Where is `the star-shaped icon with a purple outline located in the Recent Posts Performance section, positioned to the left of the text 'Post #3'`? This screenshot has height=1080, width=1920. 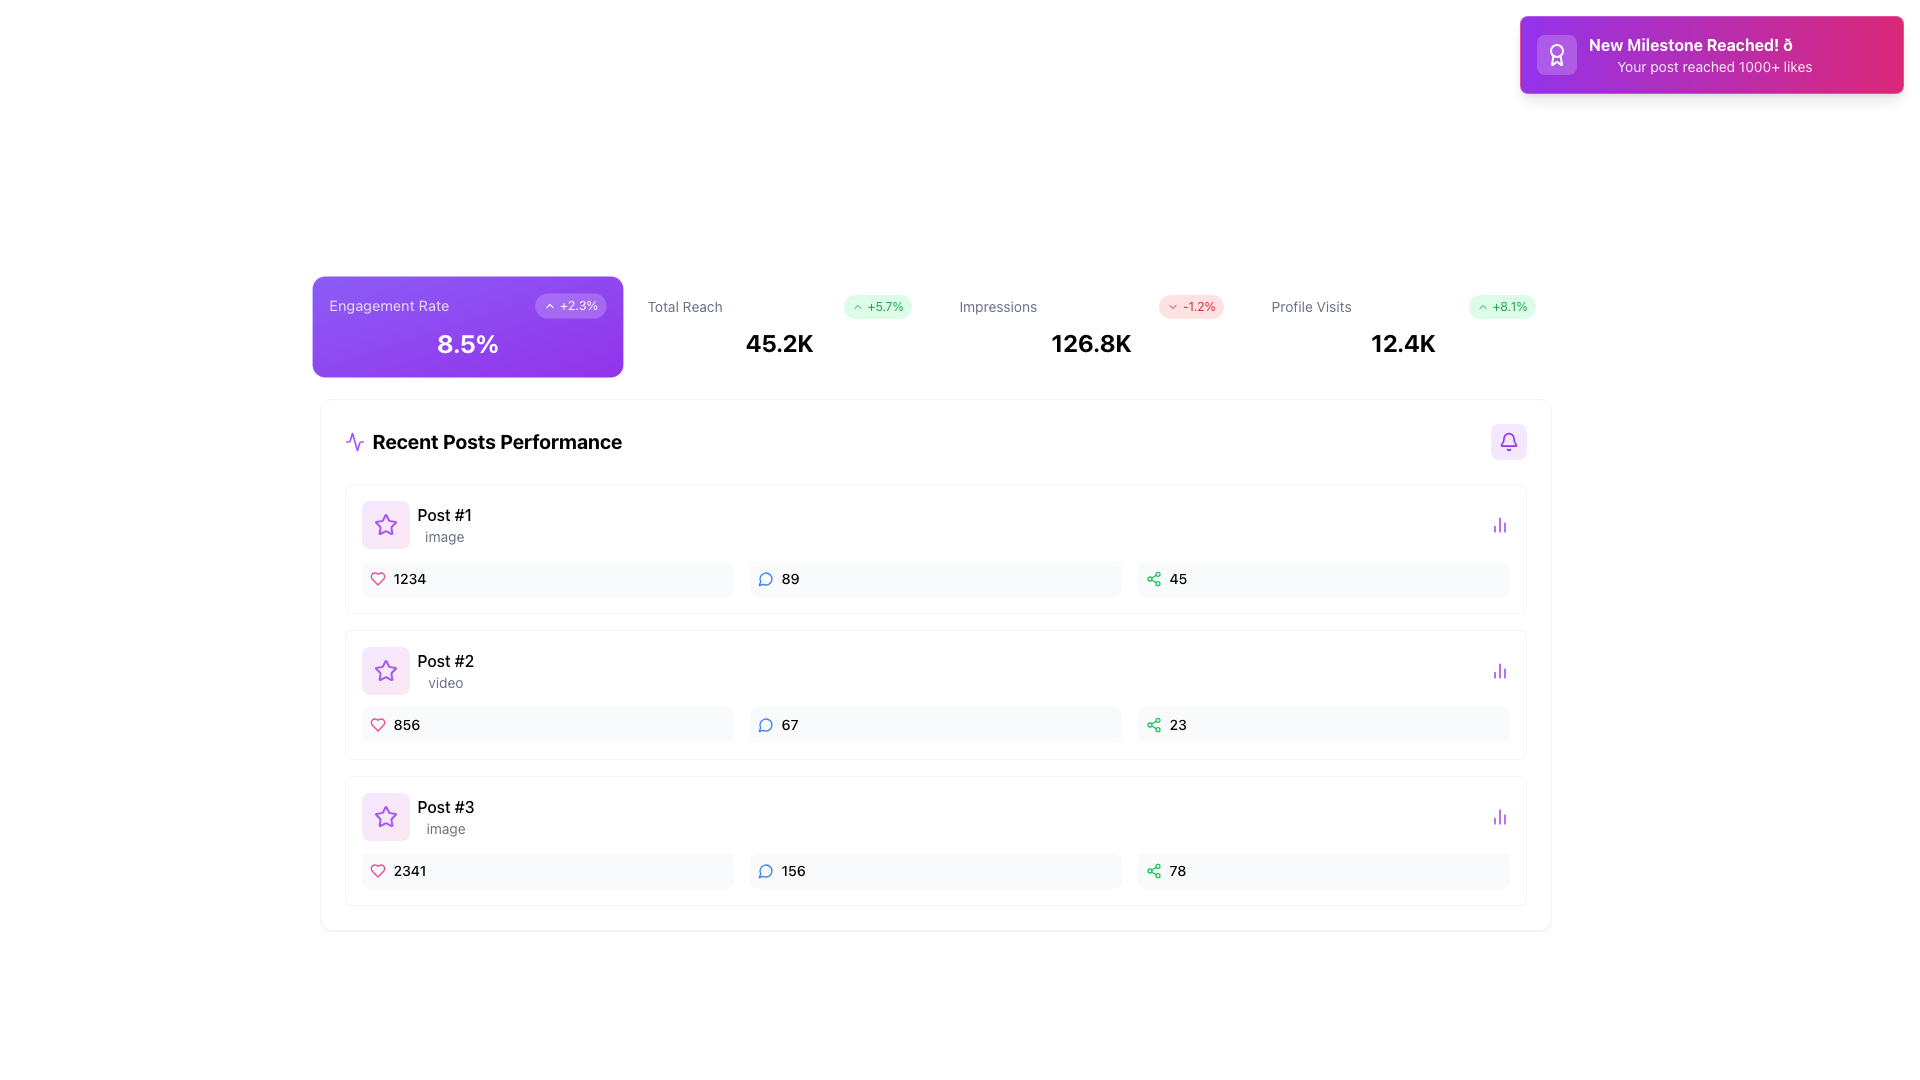
the star-shaped icon with a purple outline located in the Recent Posts Performance section, positioned to the left of the text 'Post #3' is located at coordinates (385, 817).